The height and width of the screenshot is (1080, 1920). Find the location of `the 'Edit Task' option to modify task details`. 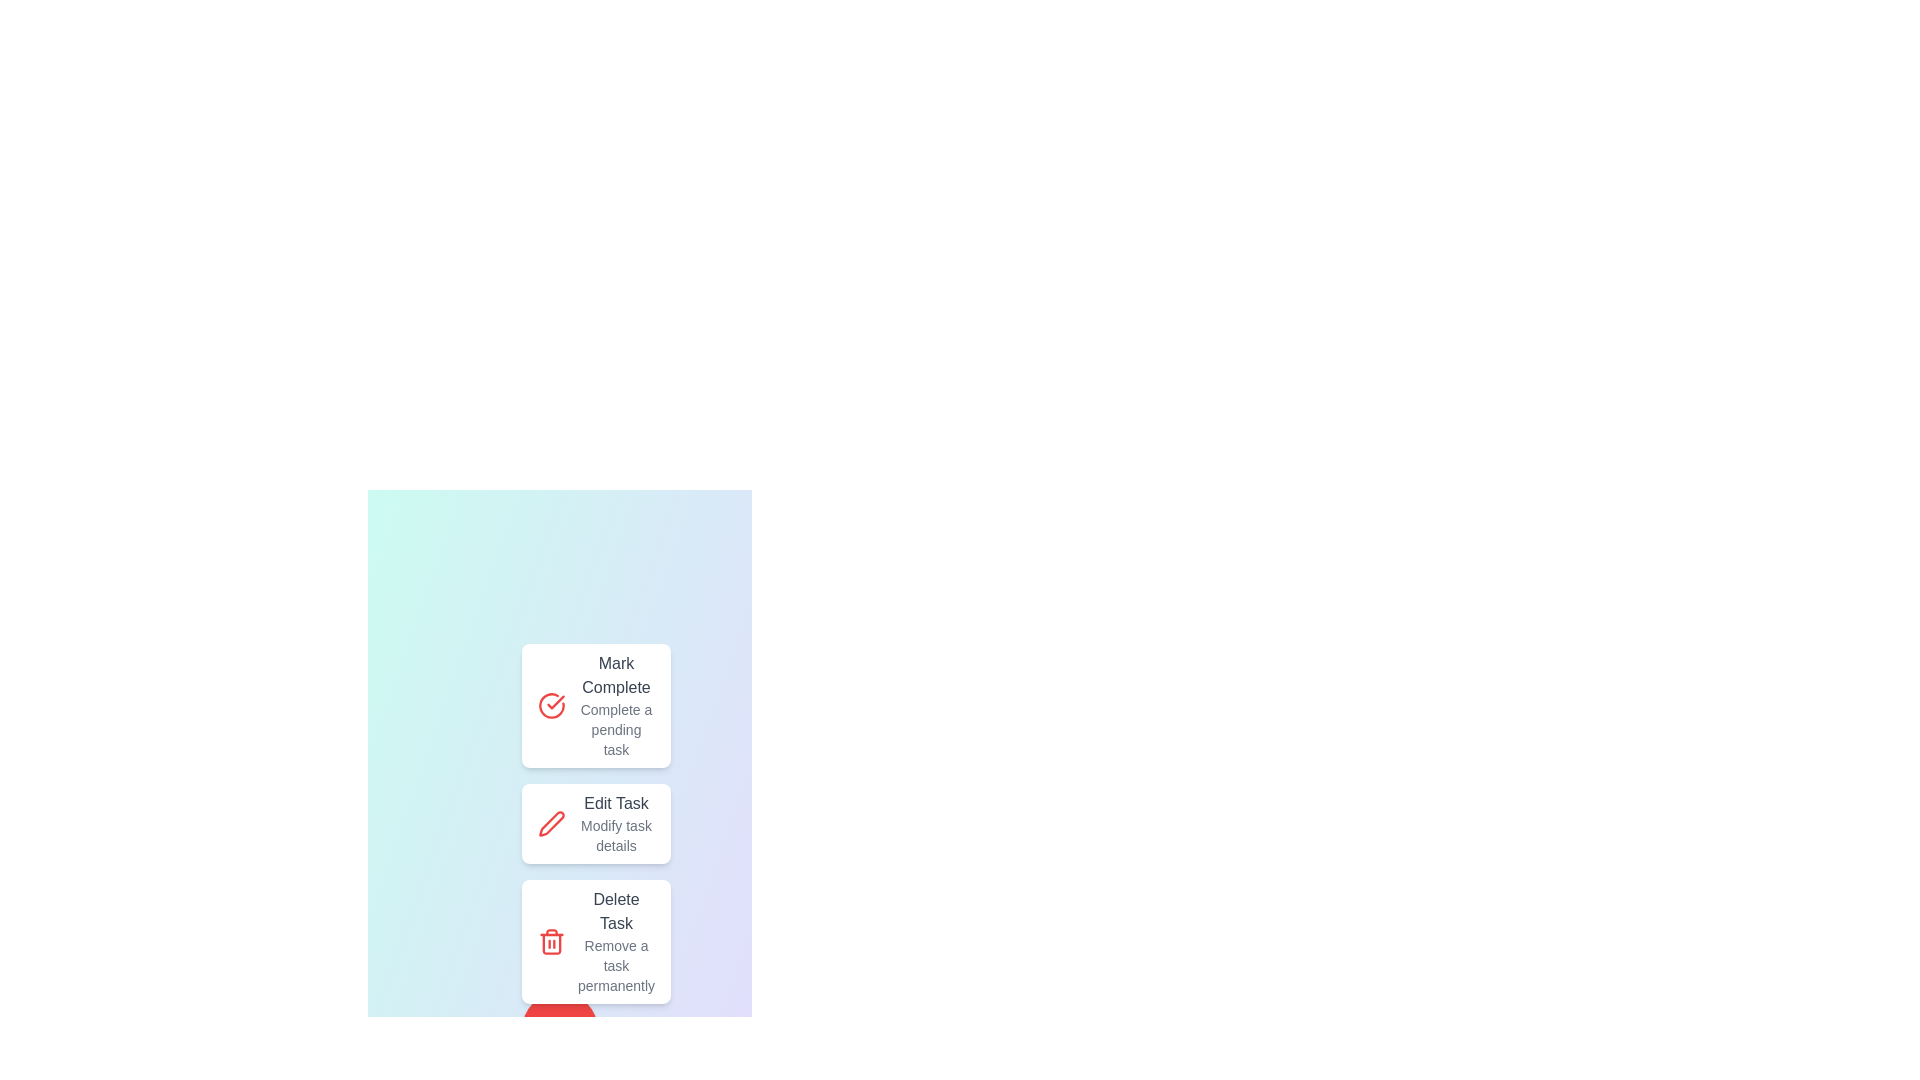

the 'Edit Task' option to modify task details is located at coordinates (594, 824).